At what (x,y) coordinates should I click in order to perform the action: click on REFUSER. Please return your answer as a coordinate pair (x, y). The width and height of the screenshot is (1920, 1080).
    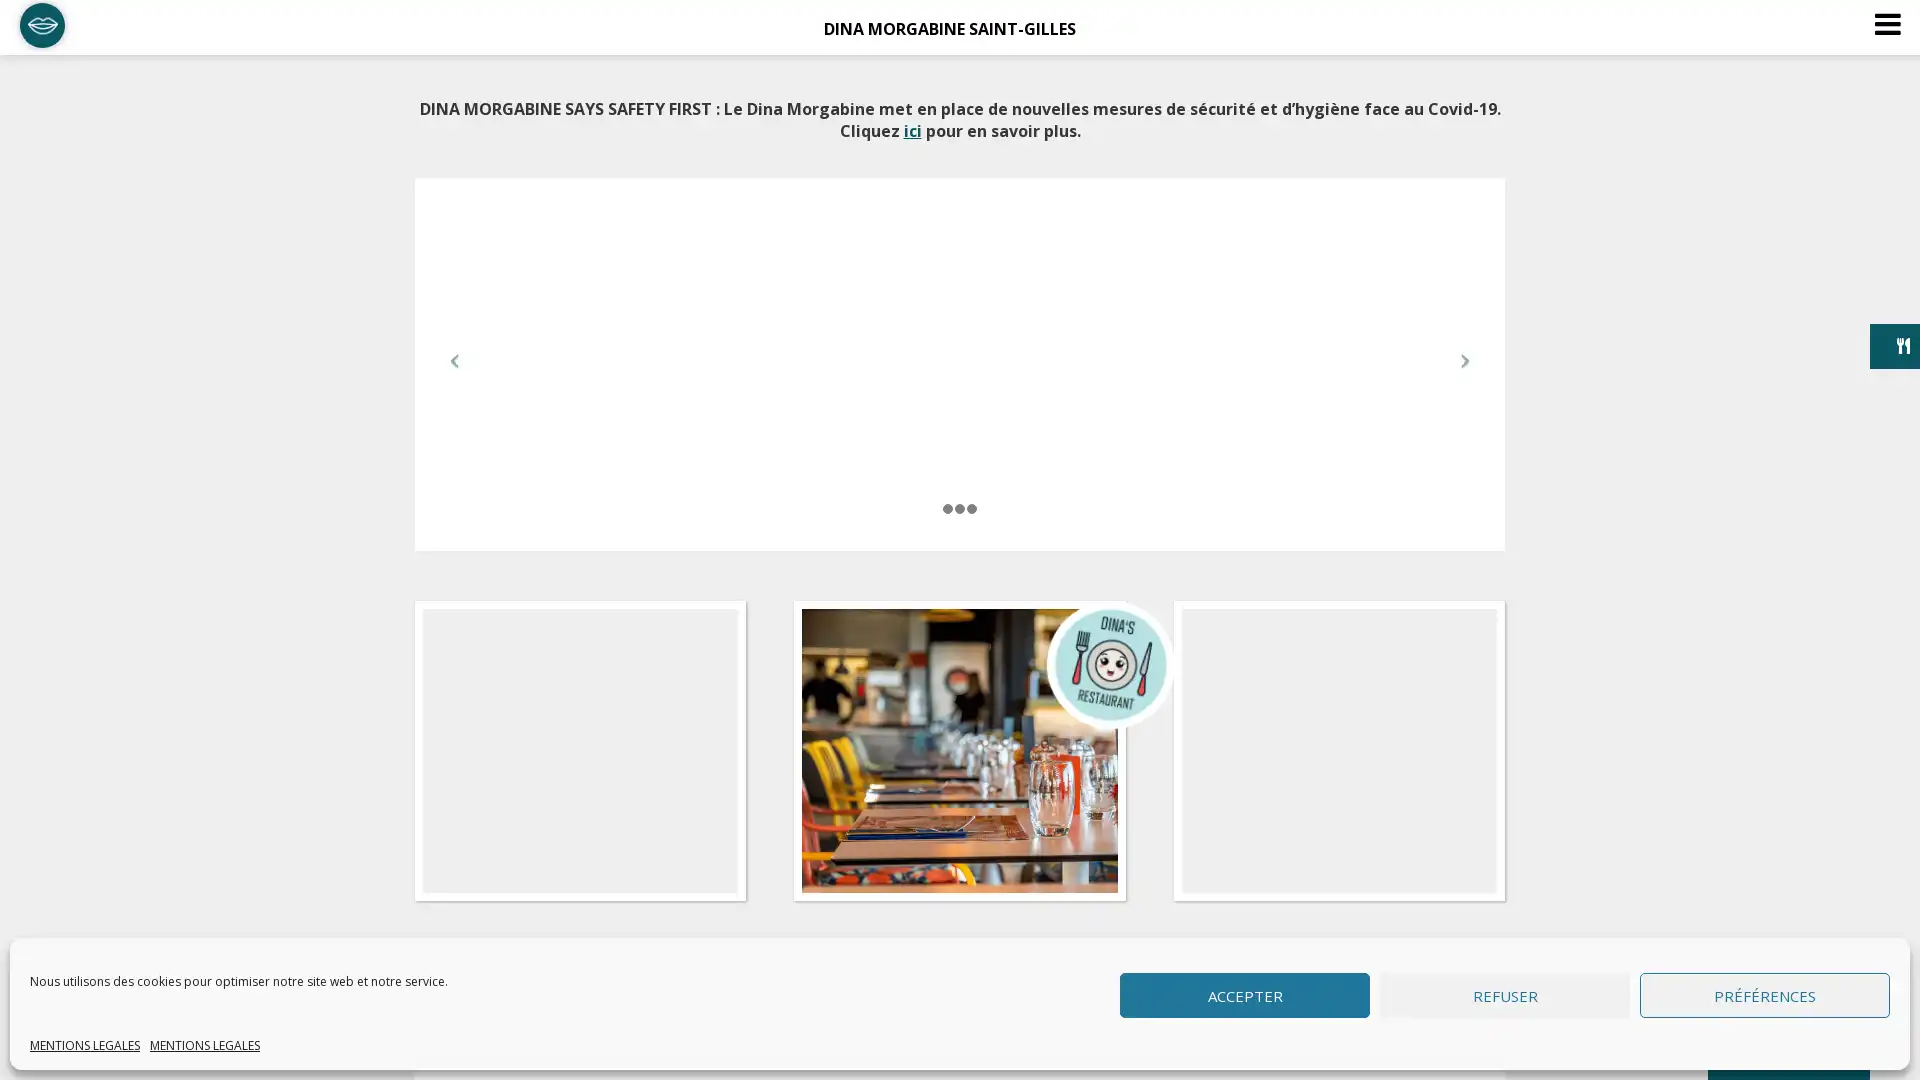
    Looking at the image, I should click on (1505, 995).